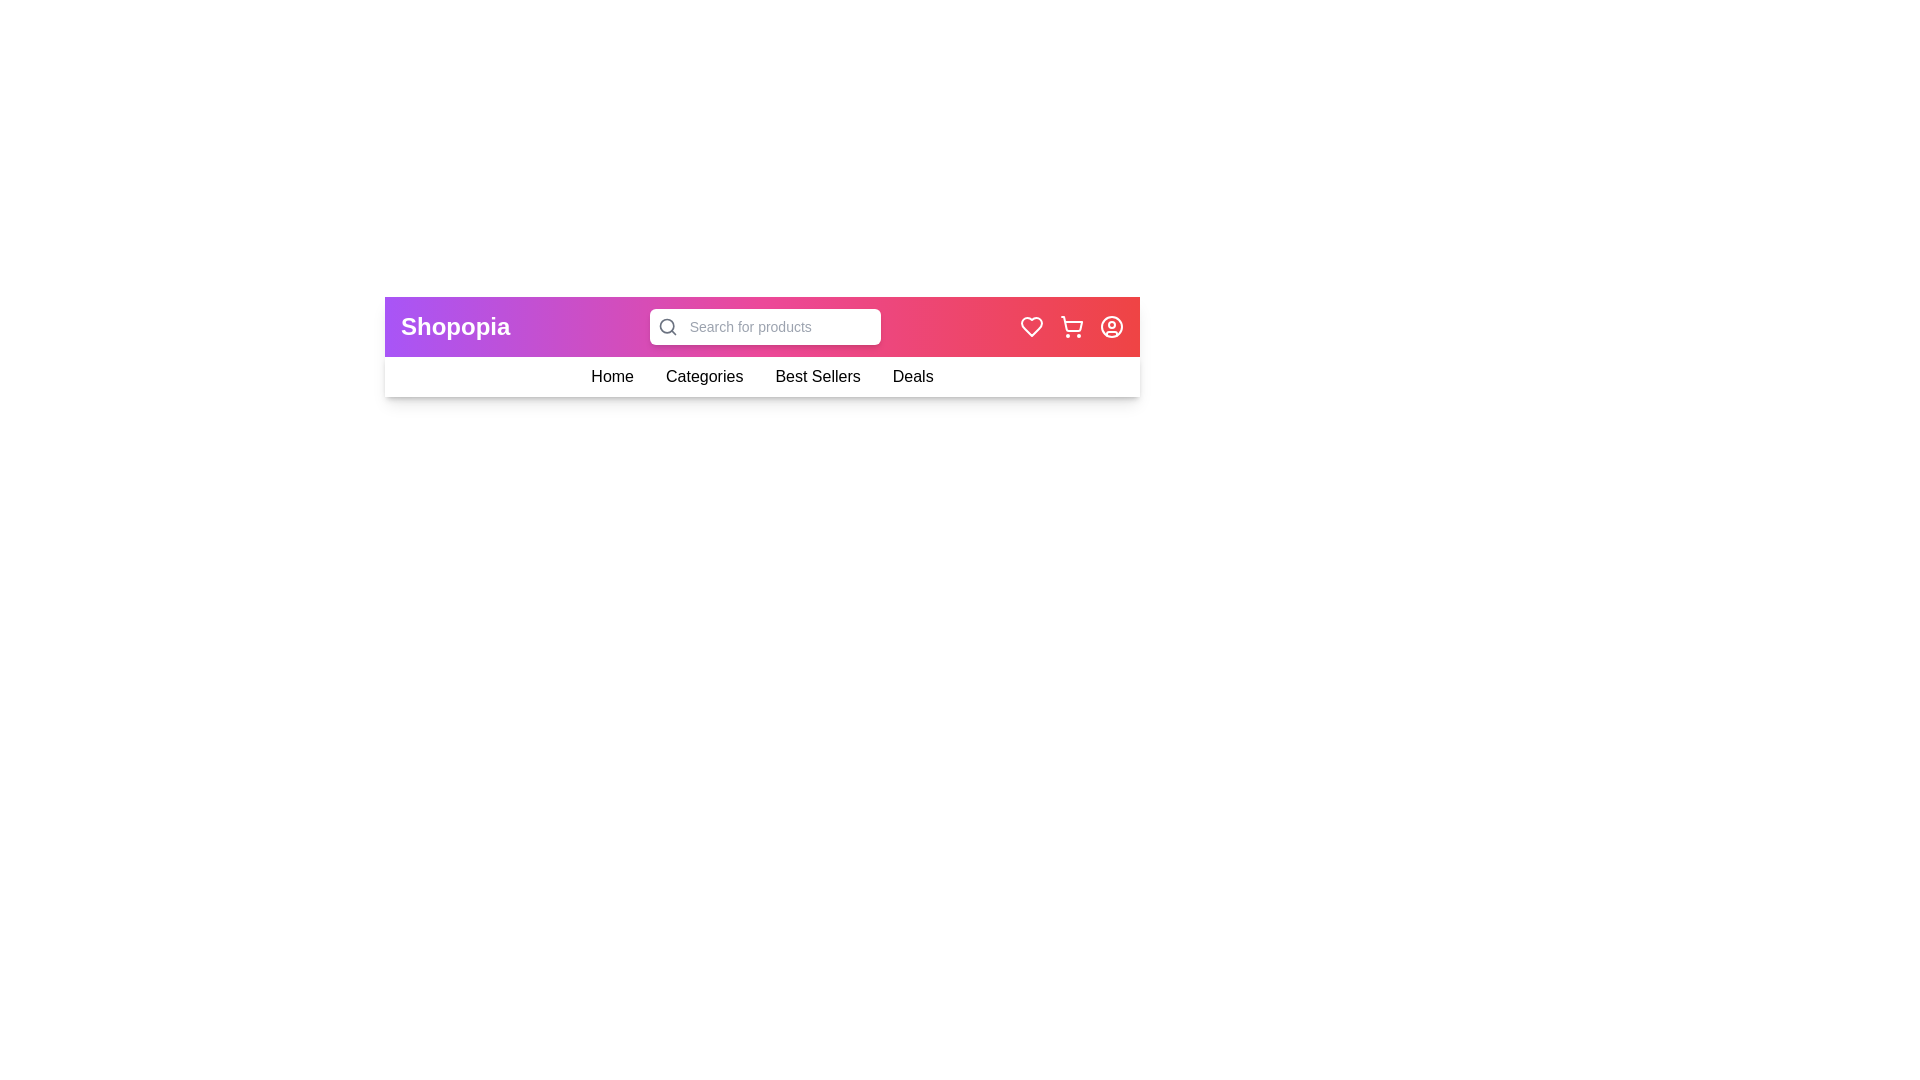  What do you see at coordinates (818, 377) in the screenshot?
I see `the Best Sellers navigation link` at bounding box center [818, 377].